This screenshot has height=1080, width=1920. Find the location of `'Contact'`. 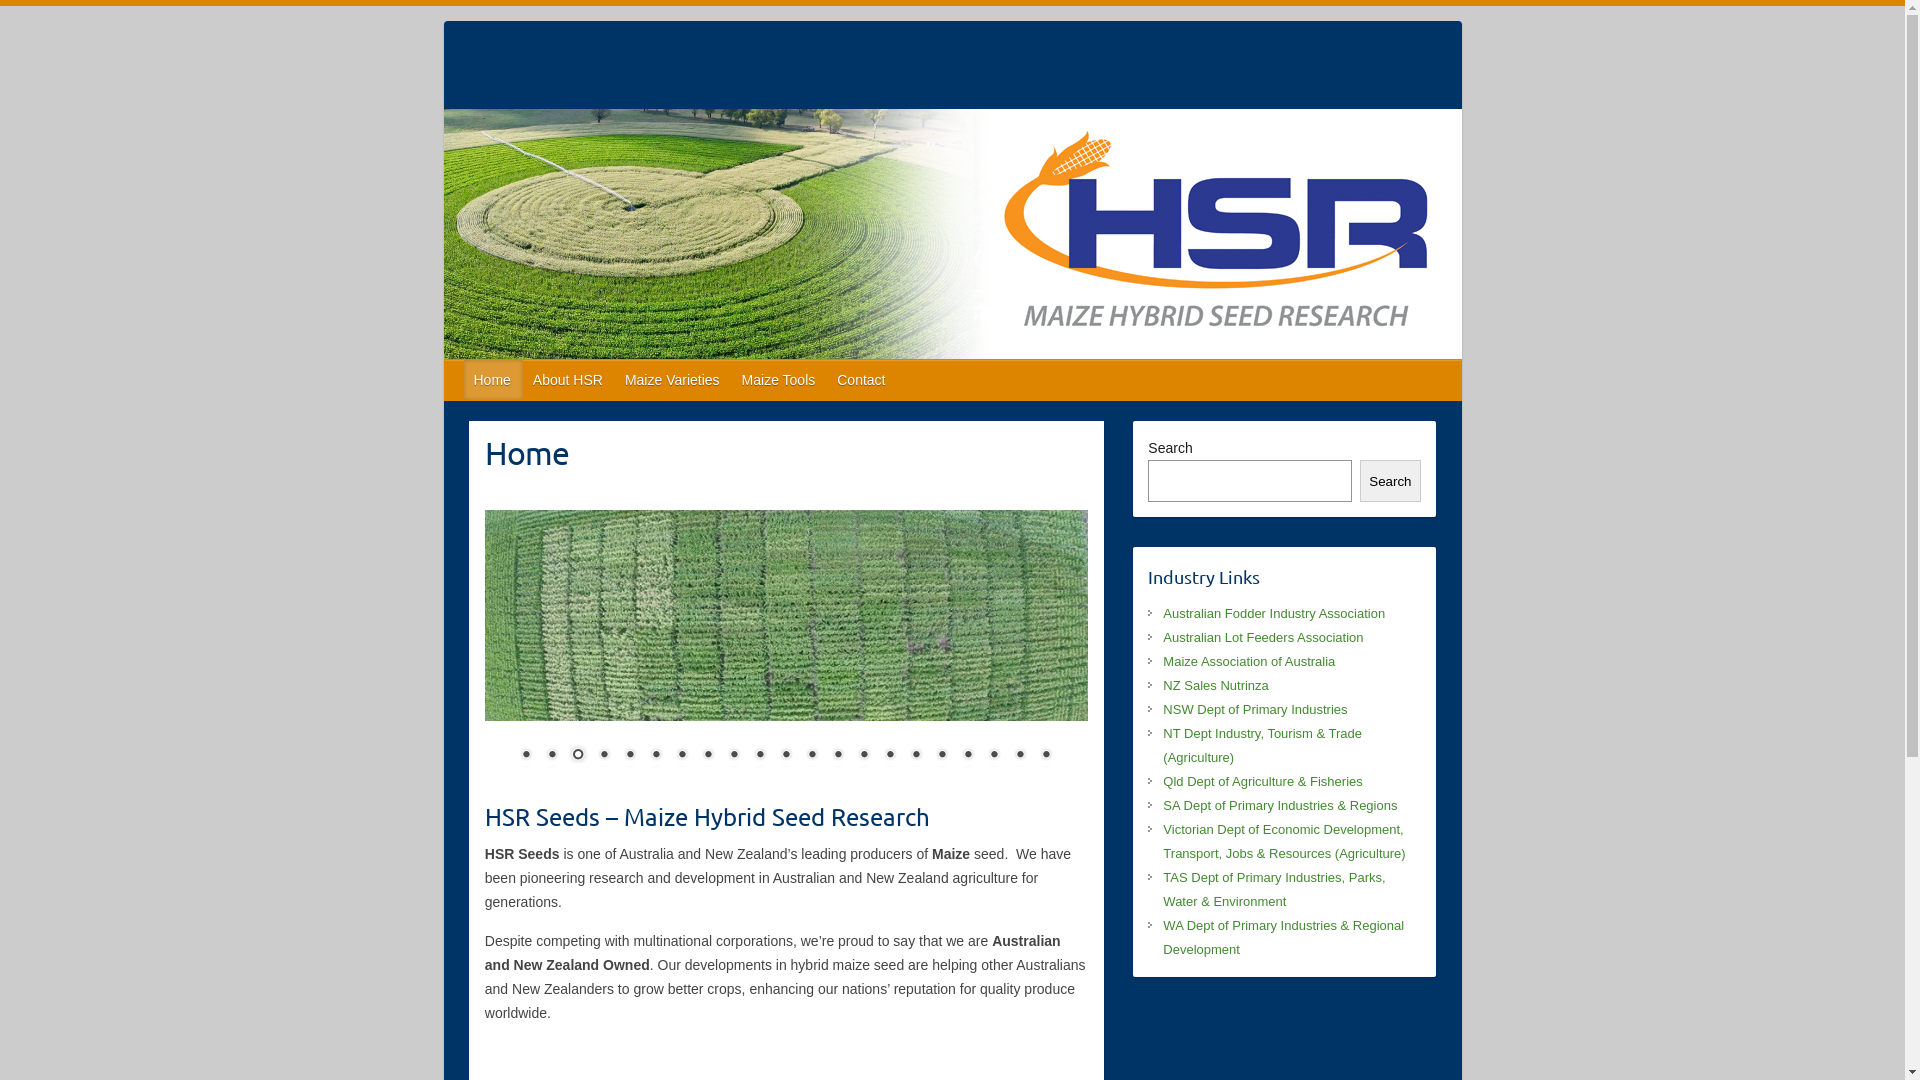

'Contact' is located at coordinates (862, 380).